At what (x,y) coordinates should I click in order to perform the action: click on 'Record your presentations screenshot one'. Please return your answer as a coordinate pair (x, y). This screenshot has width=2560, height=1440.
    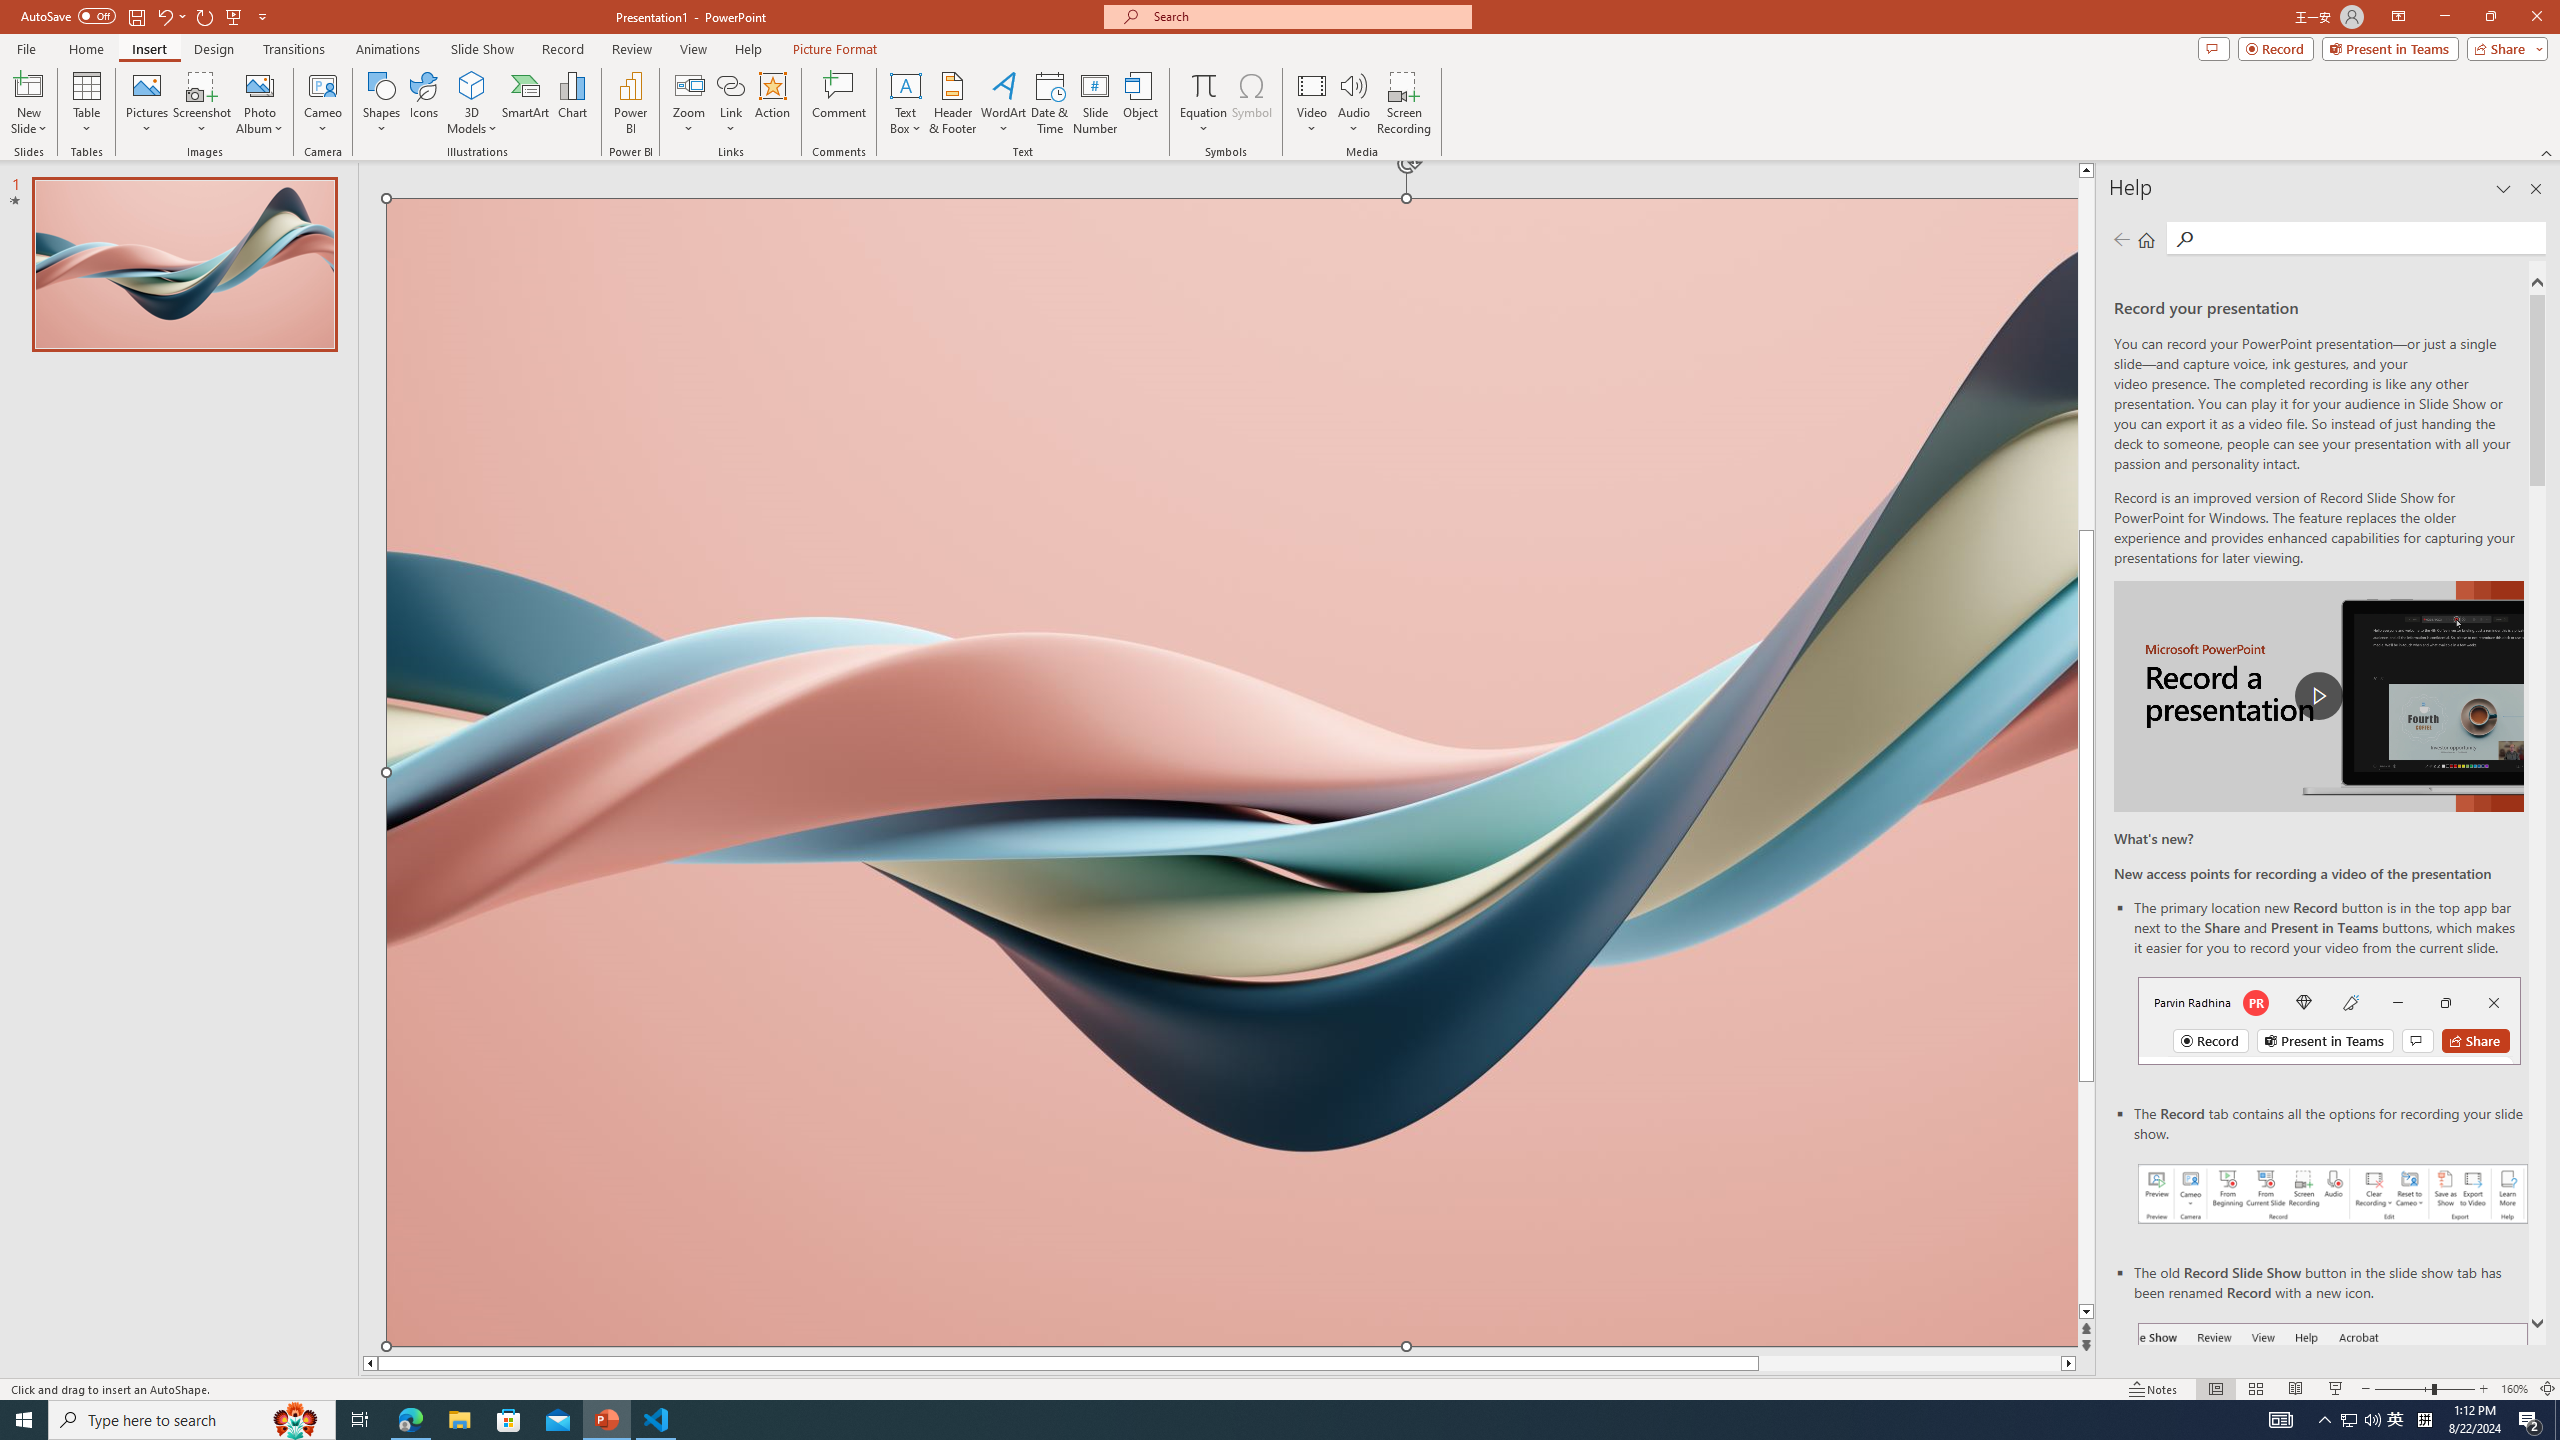
    Looking at the image, I should click on (2332, 1192).